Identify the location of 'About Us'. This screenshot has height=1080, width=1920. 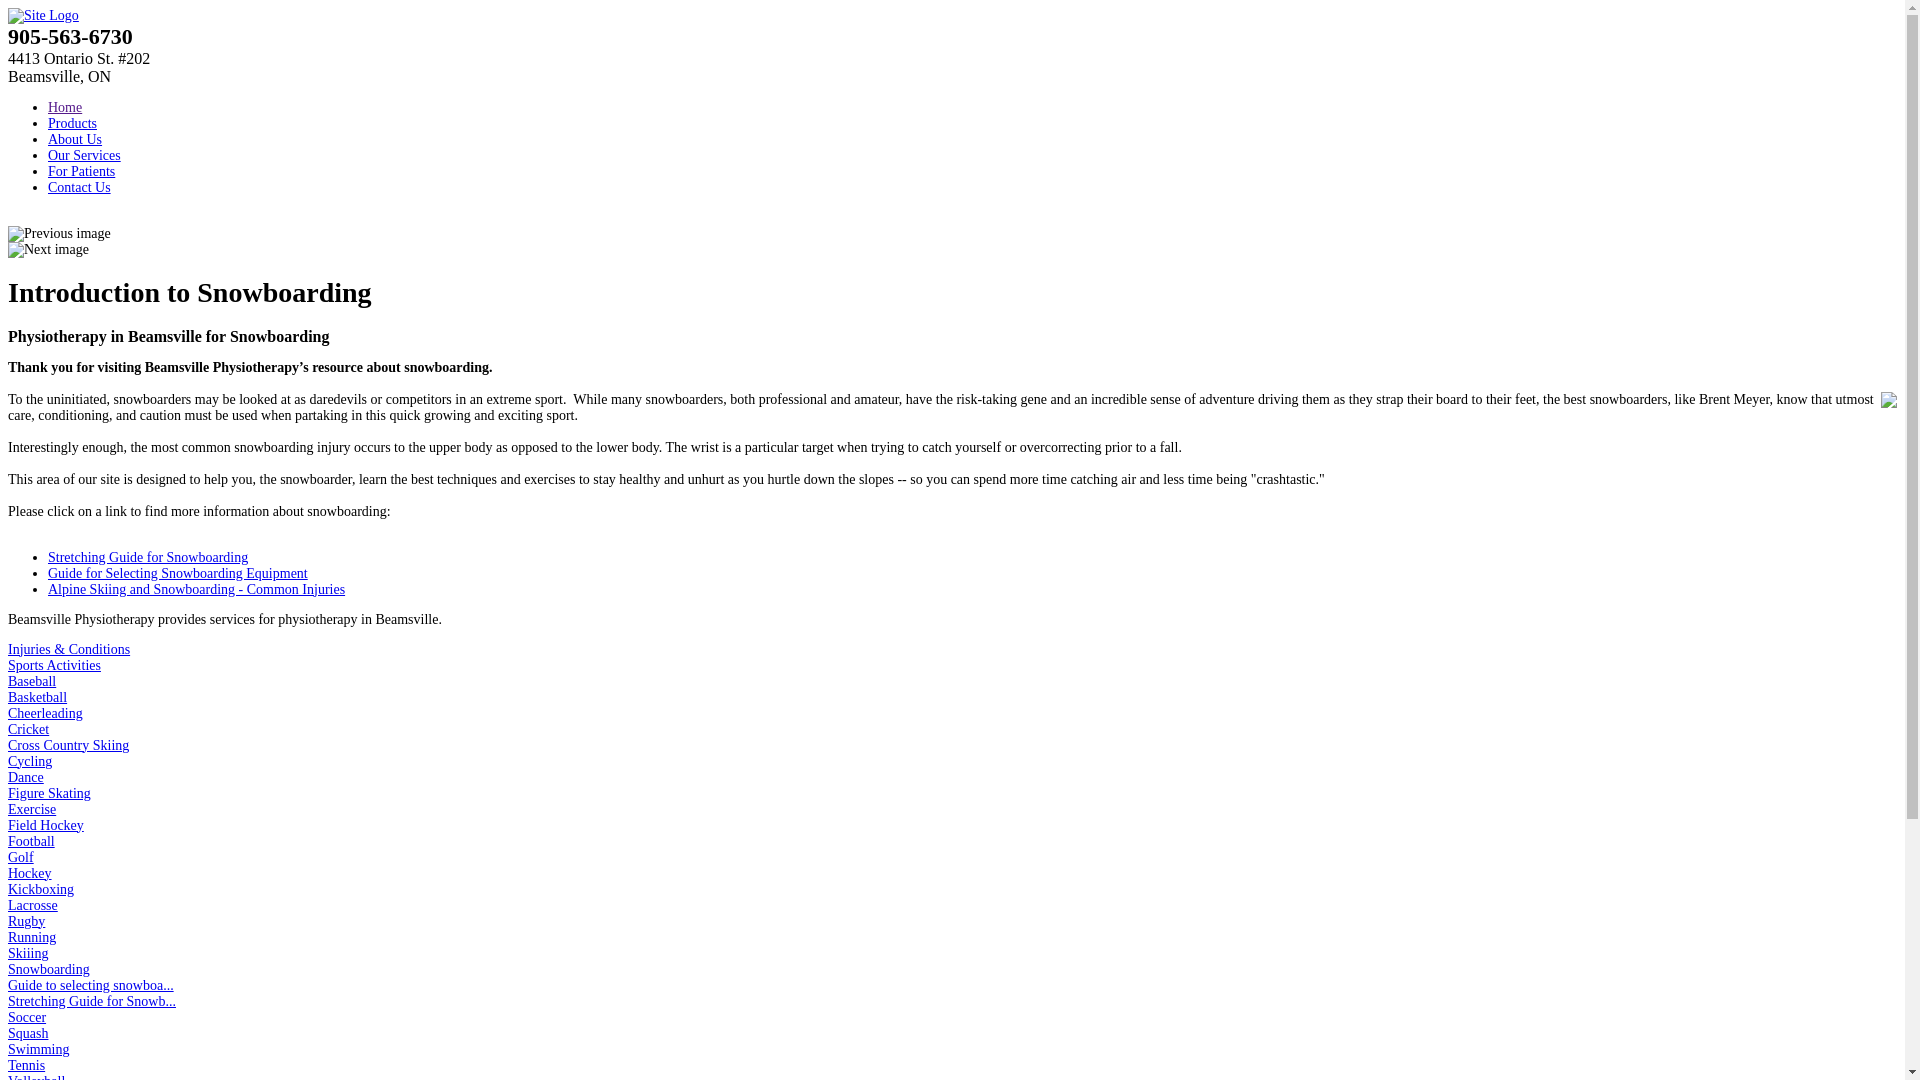
(75, 138).